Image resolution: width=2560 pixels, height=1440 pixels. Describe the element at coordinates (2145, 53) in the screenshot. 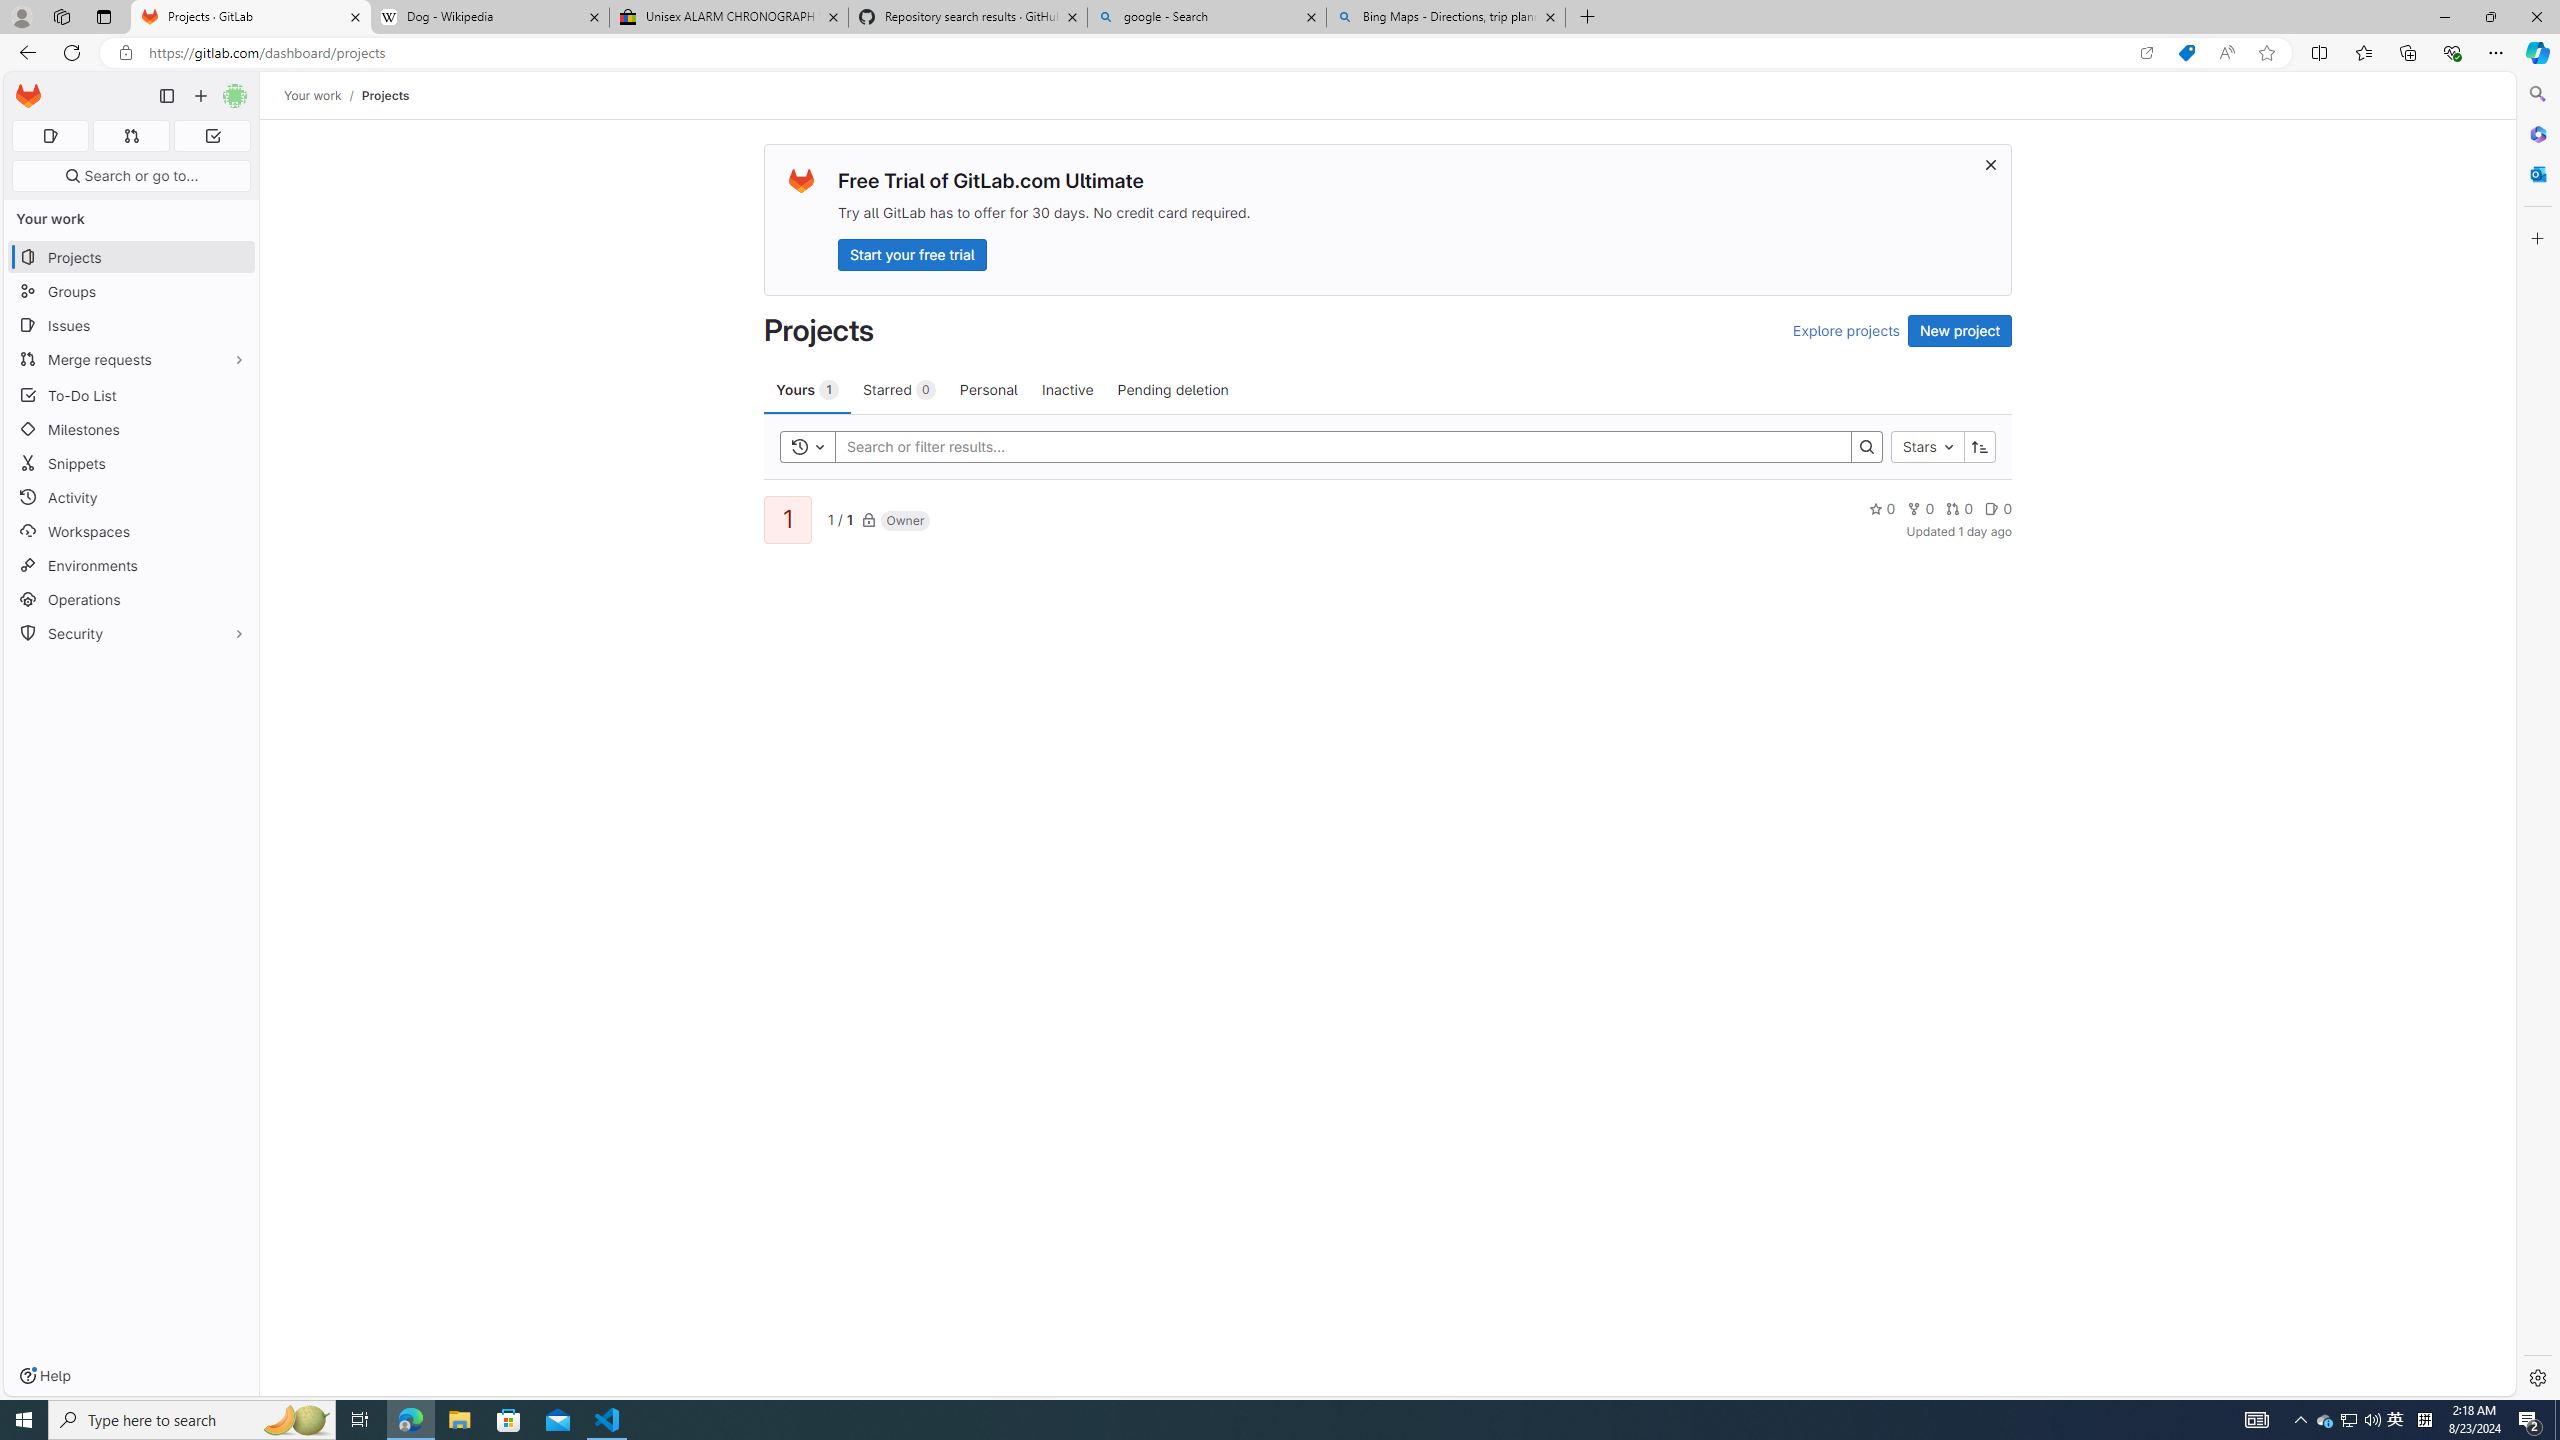

I see `'Open in app'` at that location.